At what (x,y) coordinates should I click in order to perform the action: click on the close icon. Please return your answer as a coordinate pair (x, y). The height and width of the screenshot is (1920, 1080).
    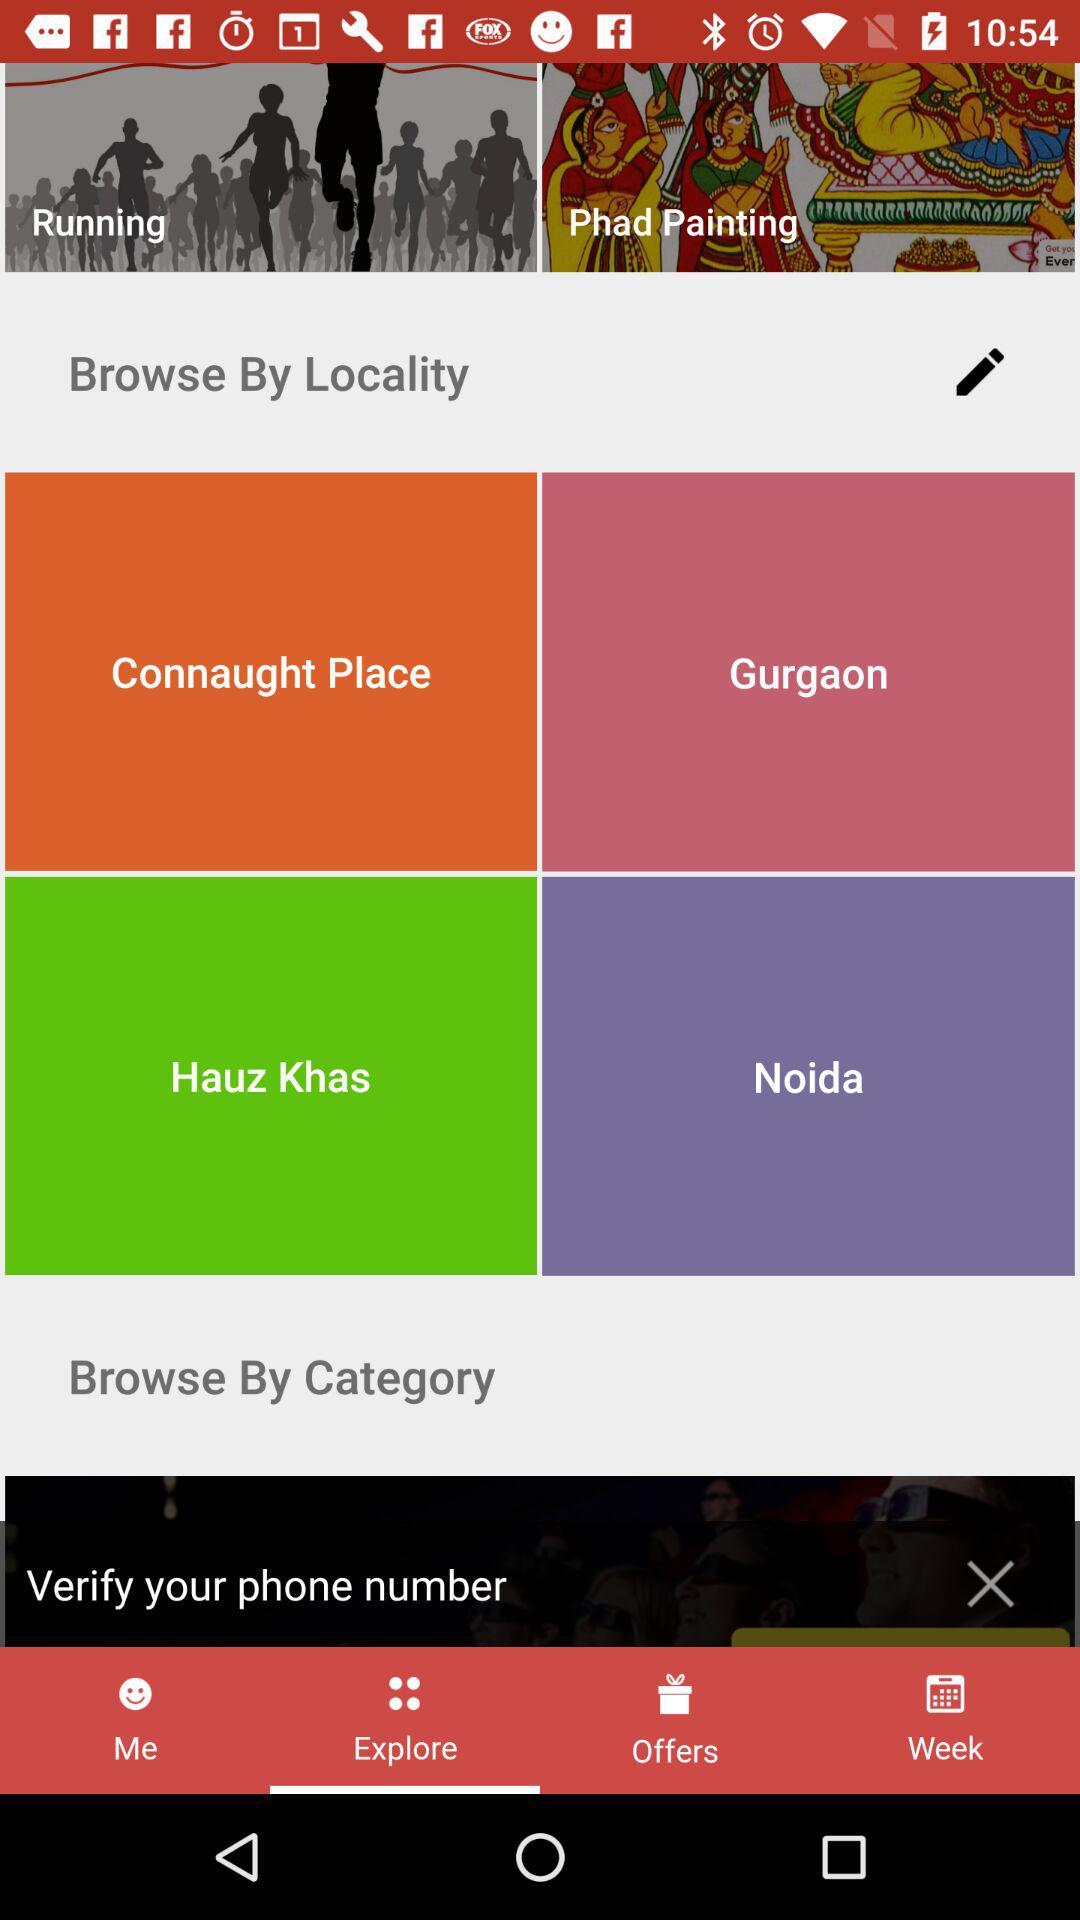
    Looking at the image, I should click on (990, 1583).